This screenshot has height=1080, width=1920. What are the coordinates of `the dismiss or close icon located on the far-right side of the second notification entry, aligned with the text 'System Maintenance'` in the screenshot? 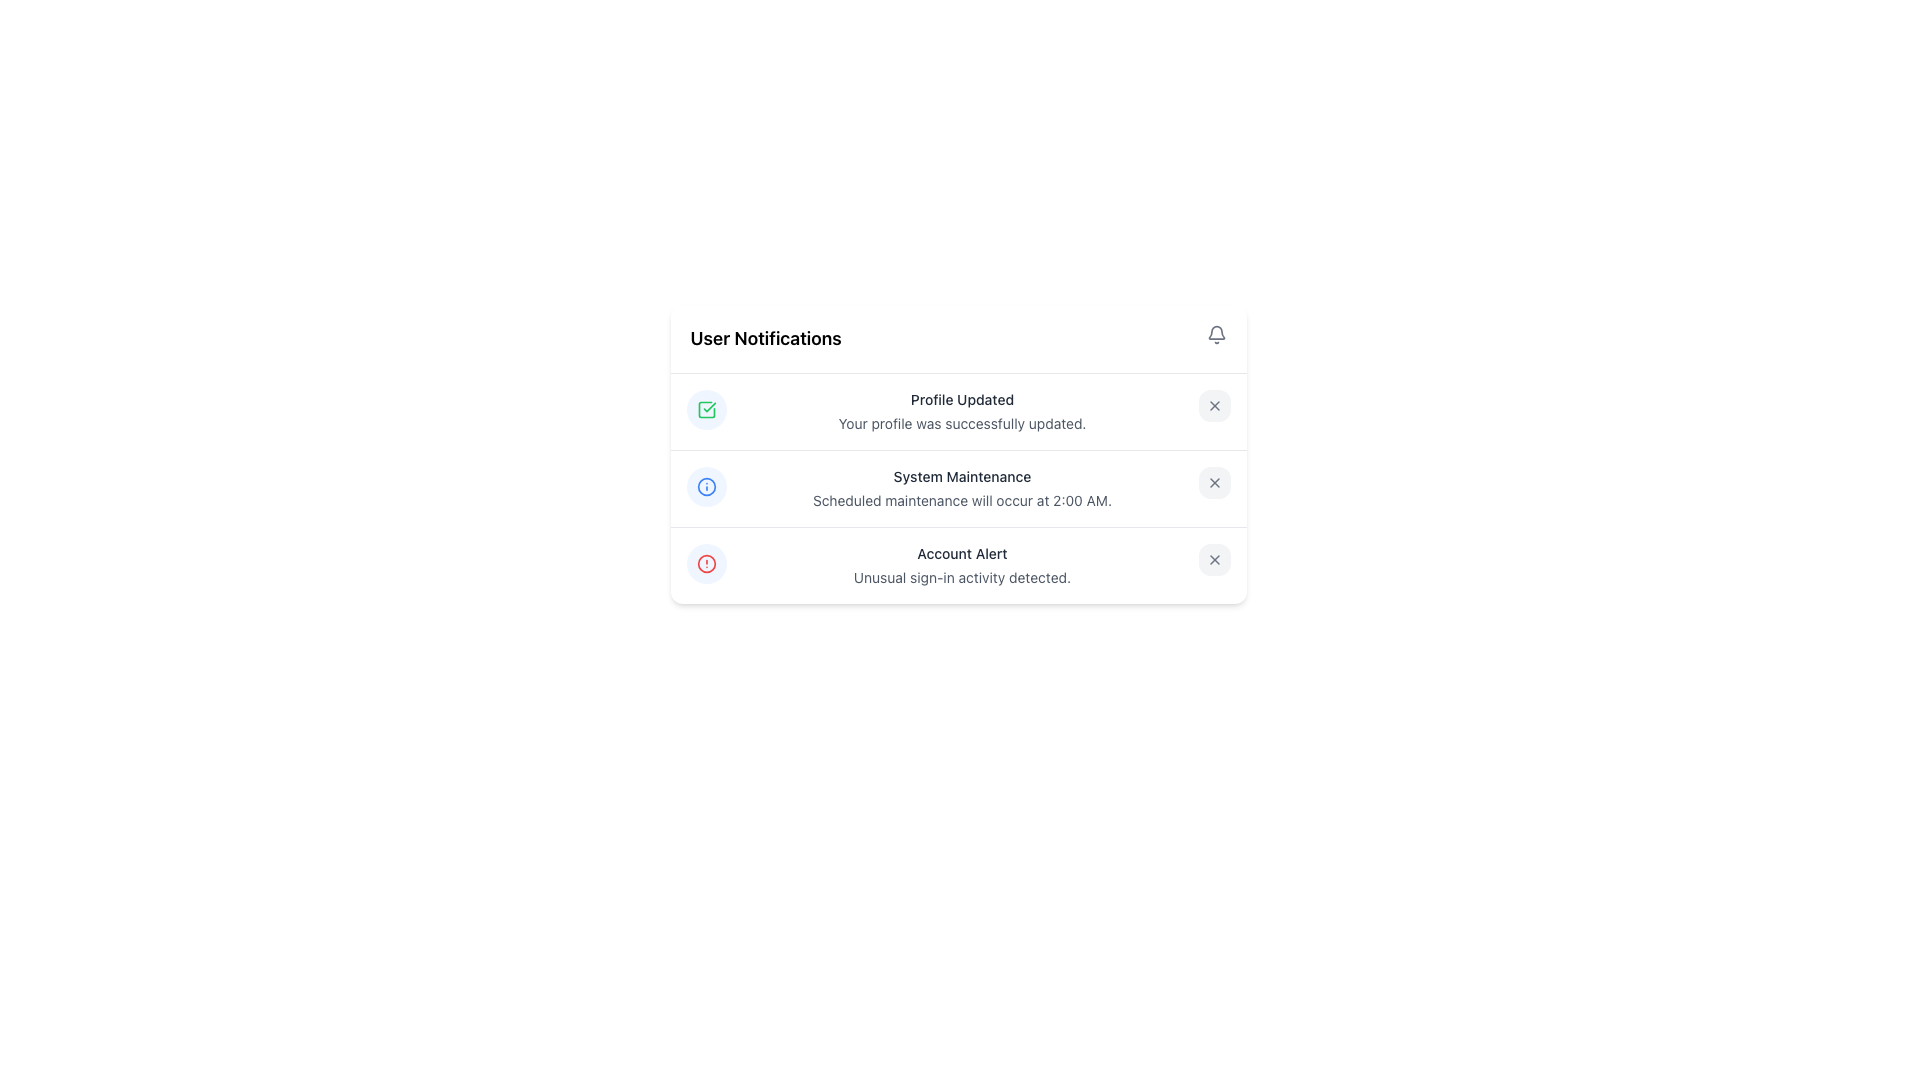 It's located at (1213, 482).